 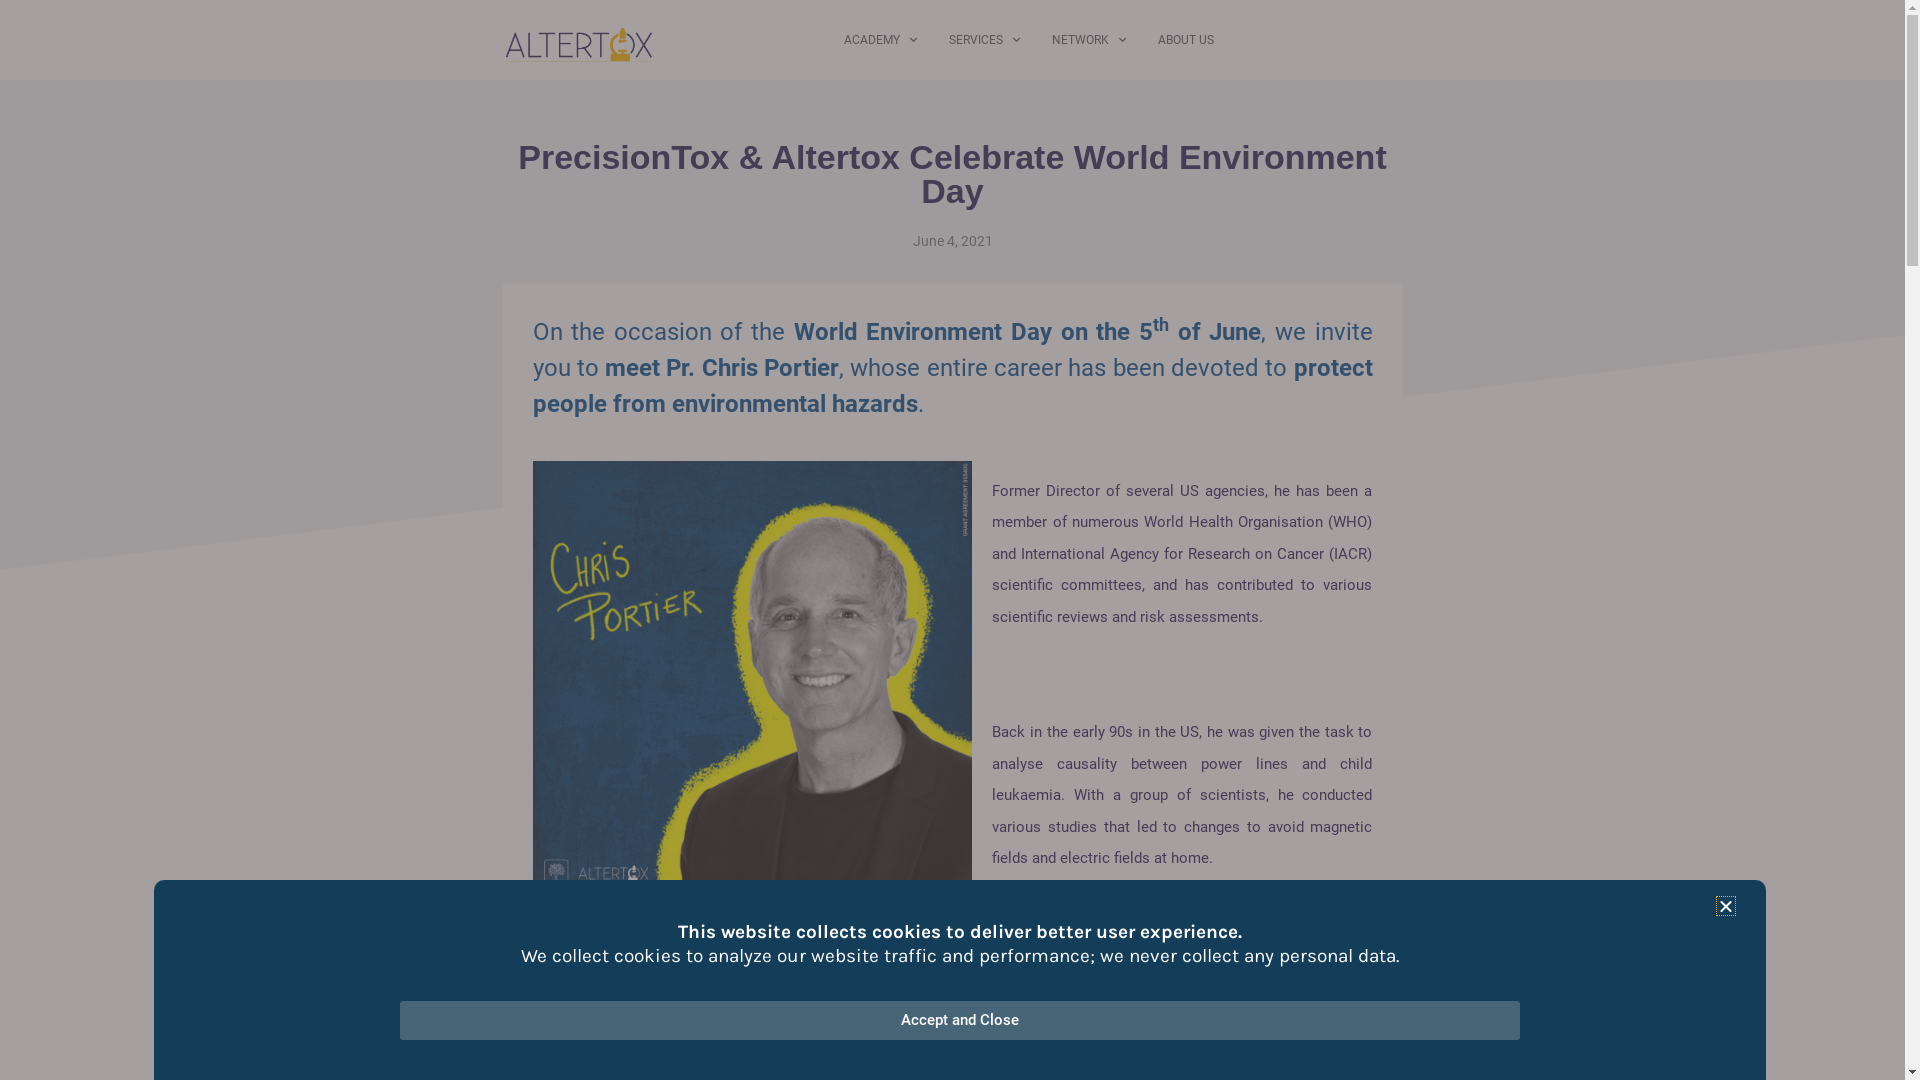 What do you see at coordinates (880, 39) in the screenshot?
I see `'ACADEMY'` at bounding box center [880, 39].